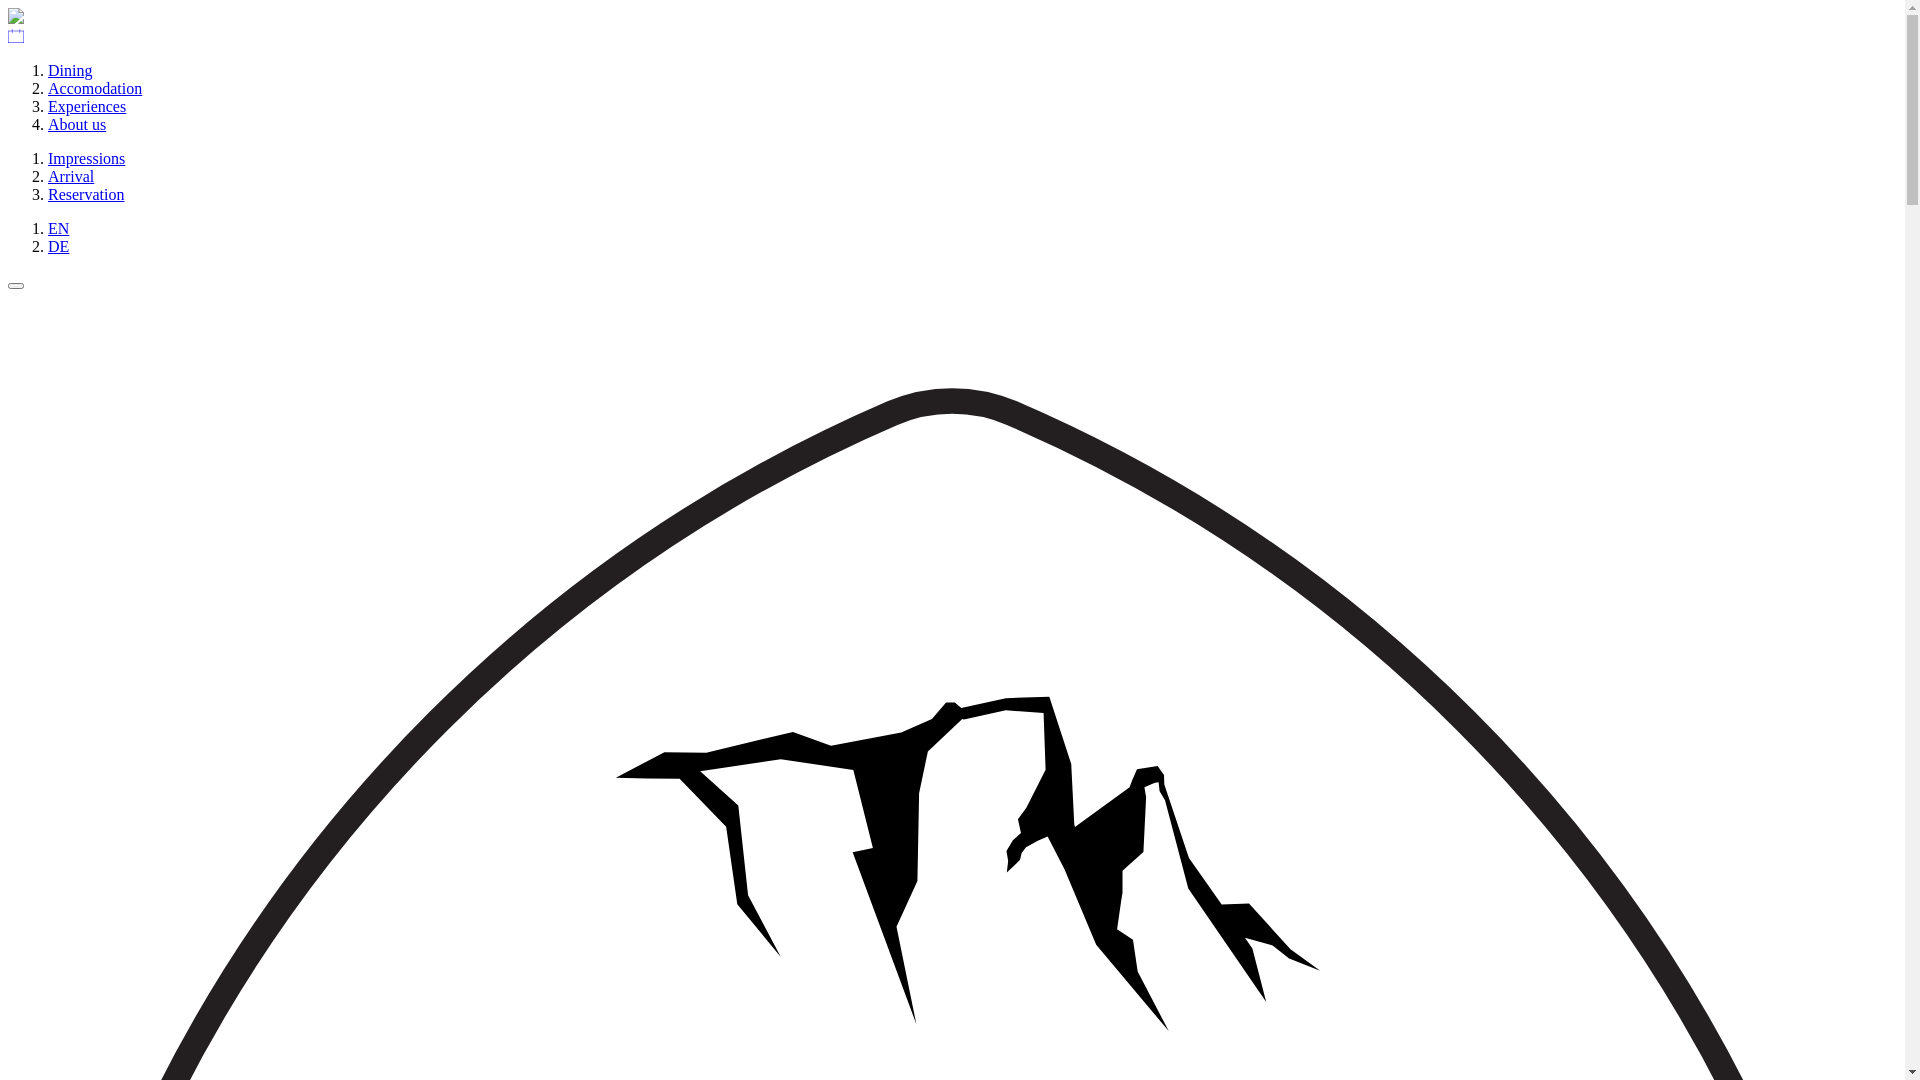 The image size is (1920, 1080). Describe the element at coordinates (85, 194) in the screenshot. I see `'Reservation'` at that location.